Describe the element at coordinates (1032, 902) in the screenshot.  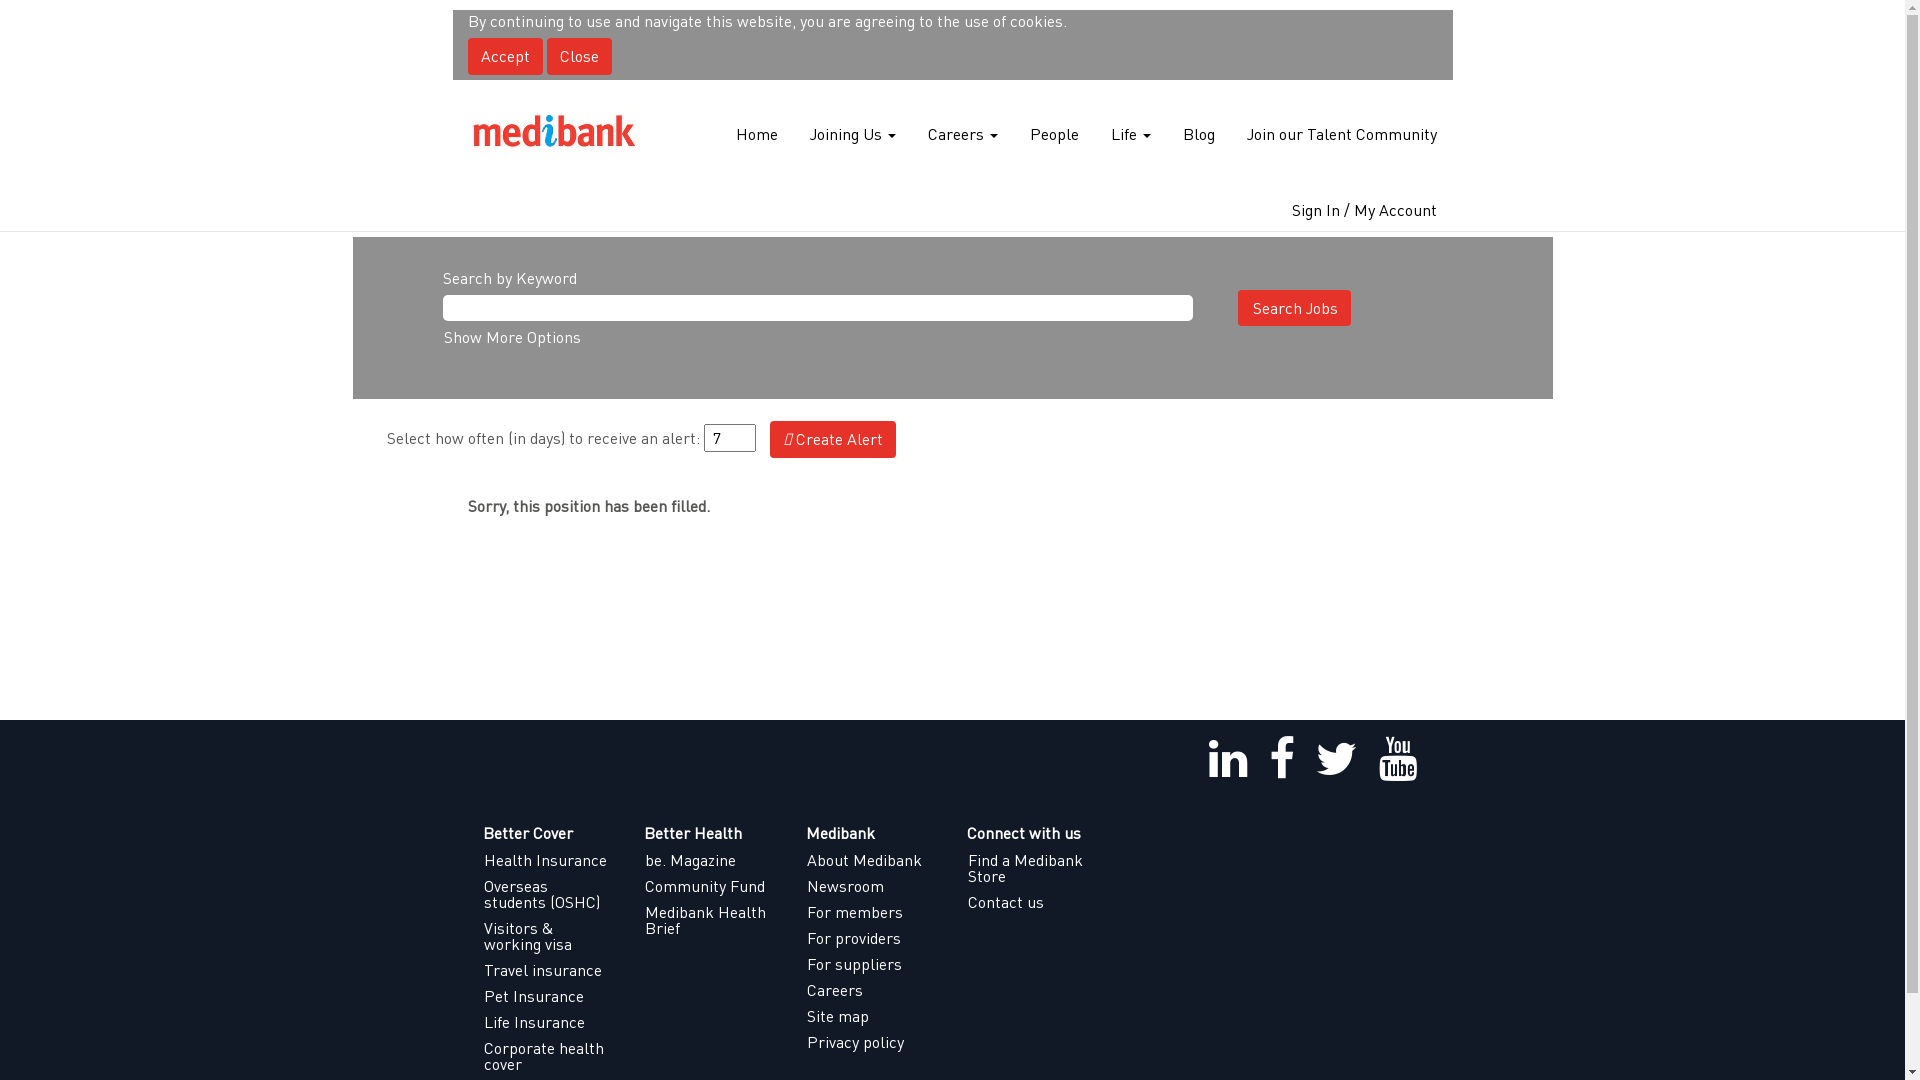
I see `'Contact us'` at that location.